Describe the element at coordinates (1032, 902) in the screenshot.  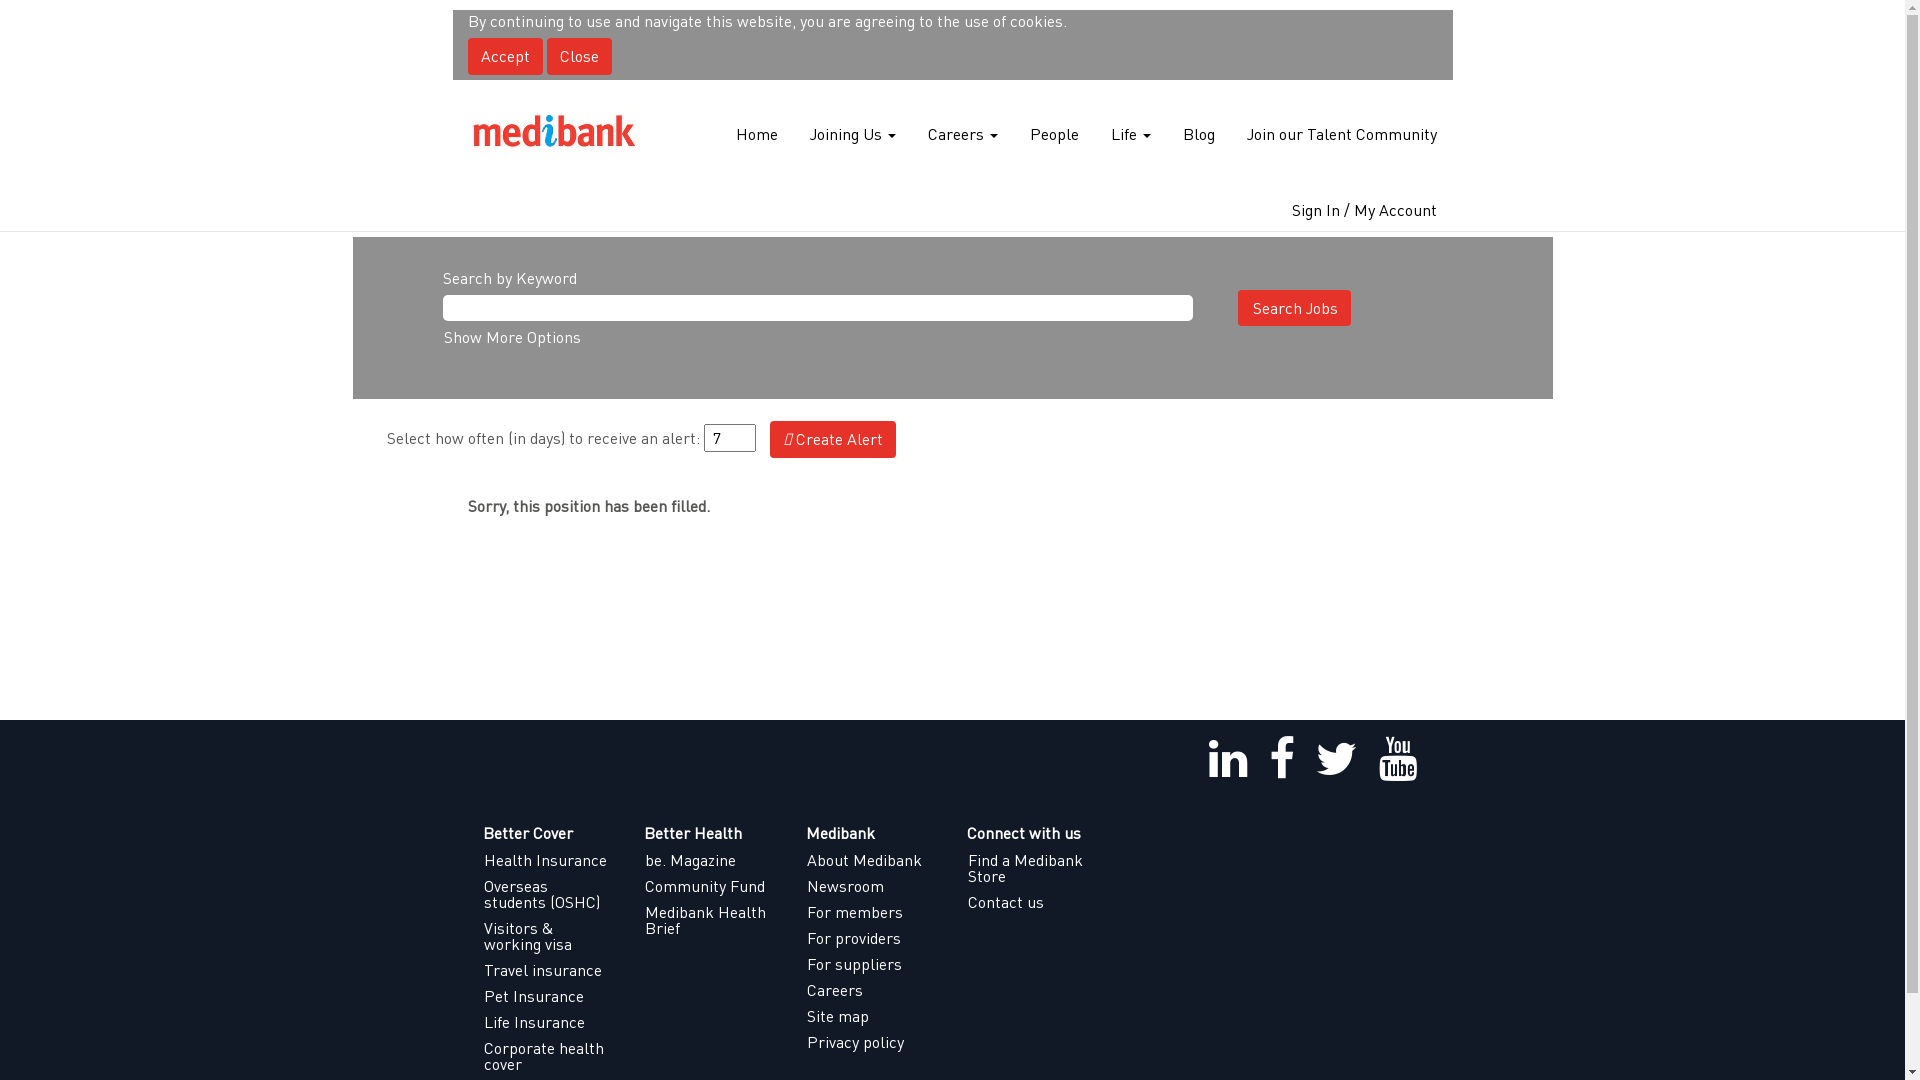
I see `'Contact us'` at that location.